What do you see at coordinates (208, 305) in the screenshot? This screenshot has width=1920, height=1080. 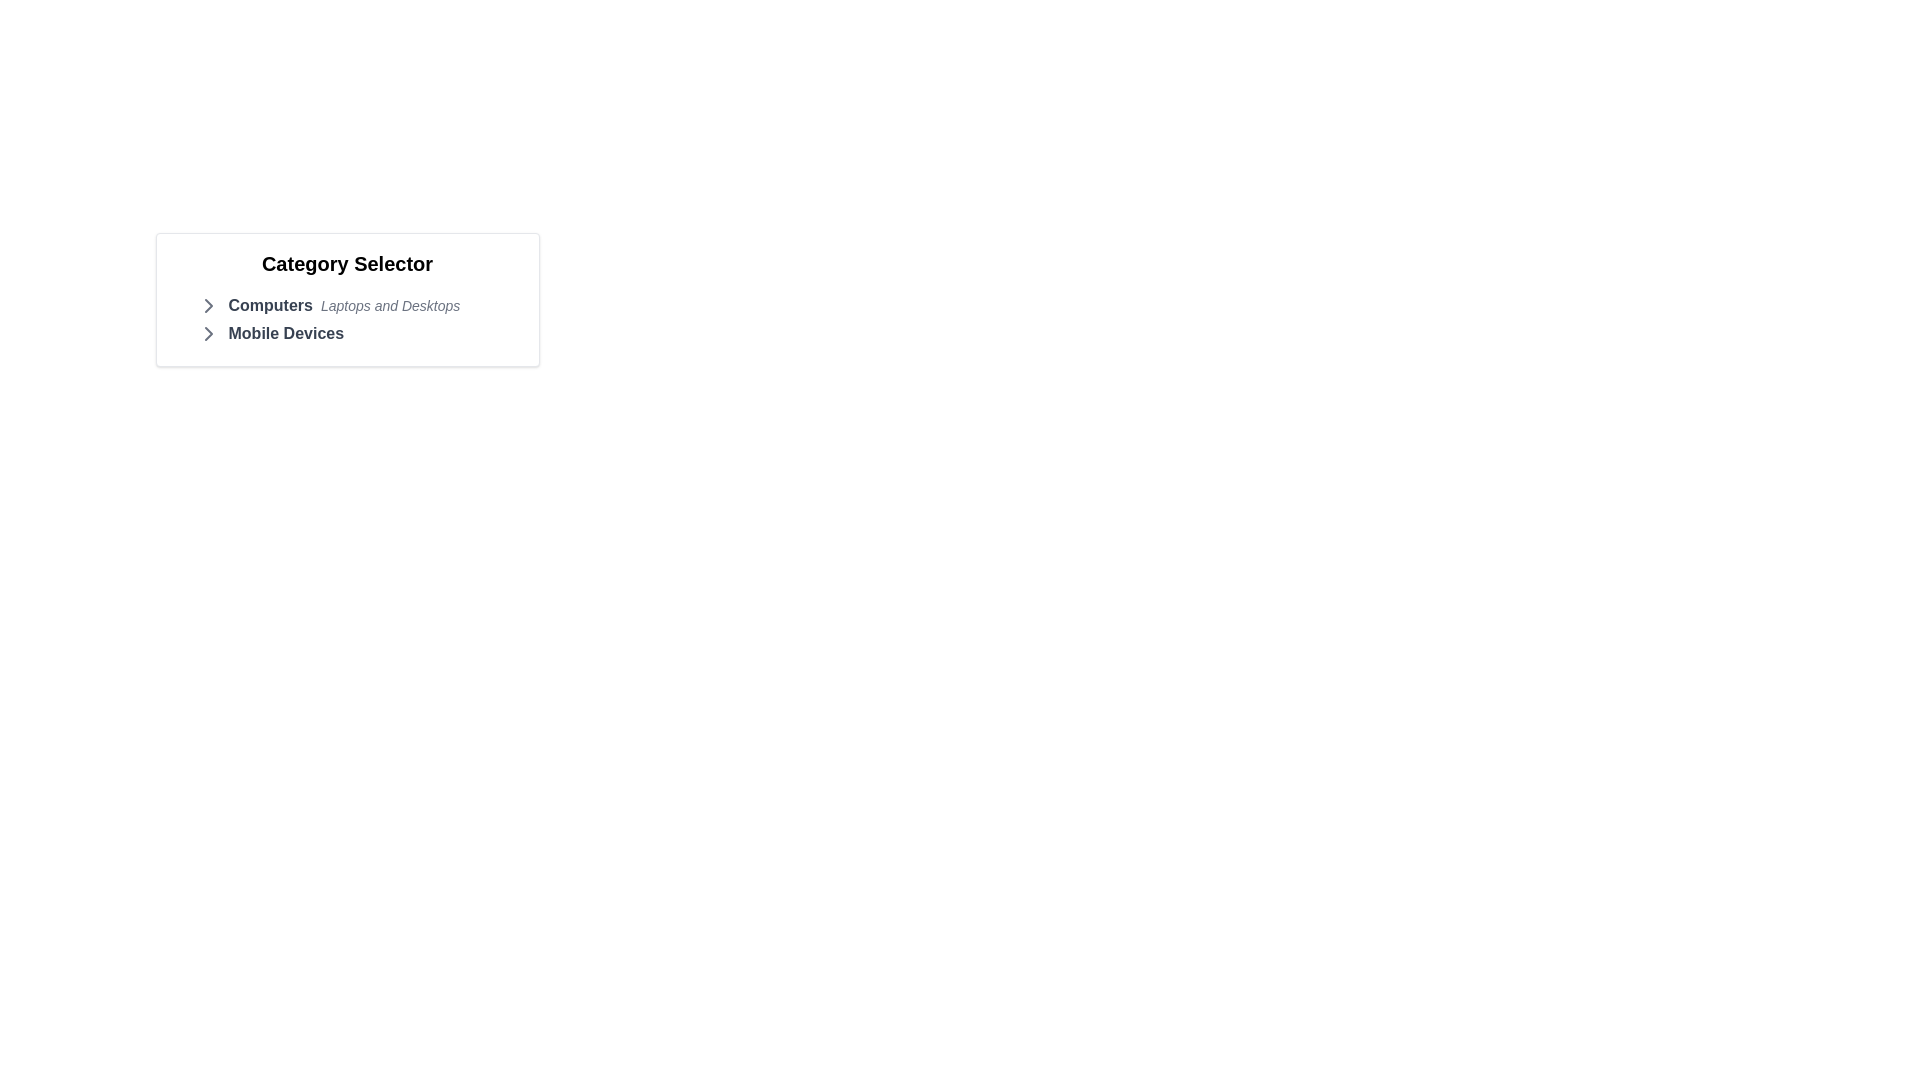 I see `the chevron icon located to the left of the 'Computers' text, which serves as a button to expand or navigate to the 'Computers' category` at bounding box center [208, 305].